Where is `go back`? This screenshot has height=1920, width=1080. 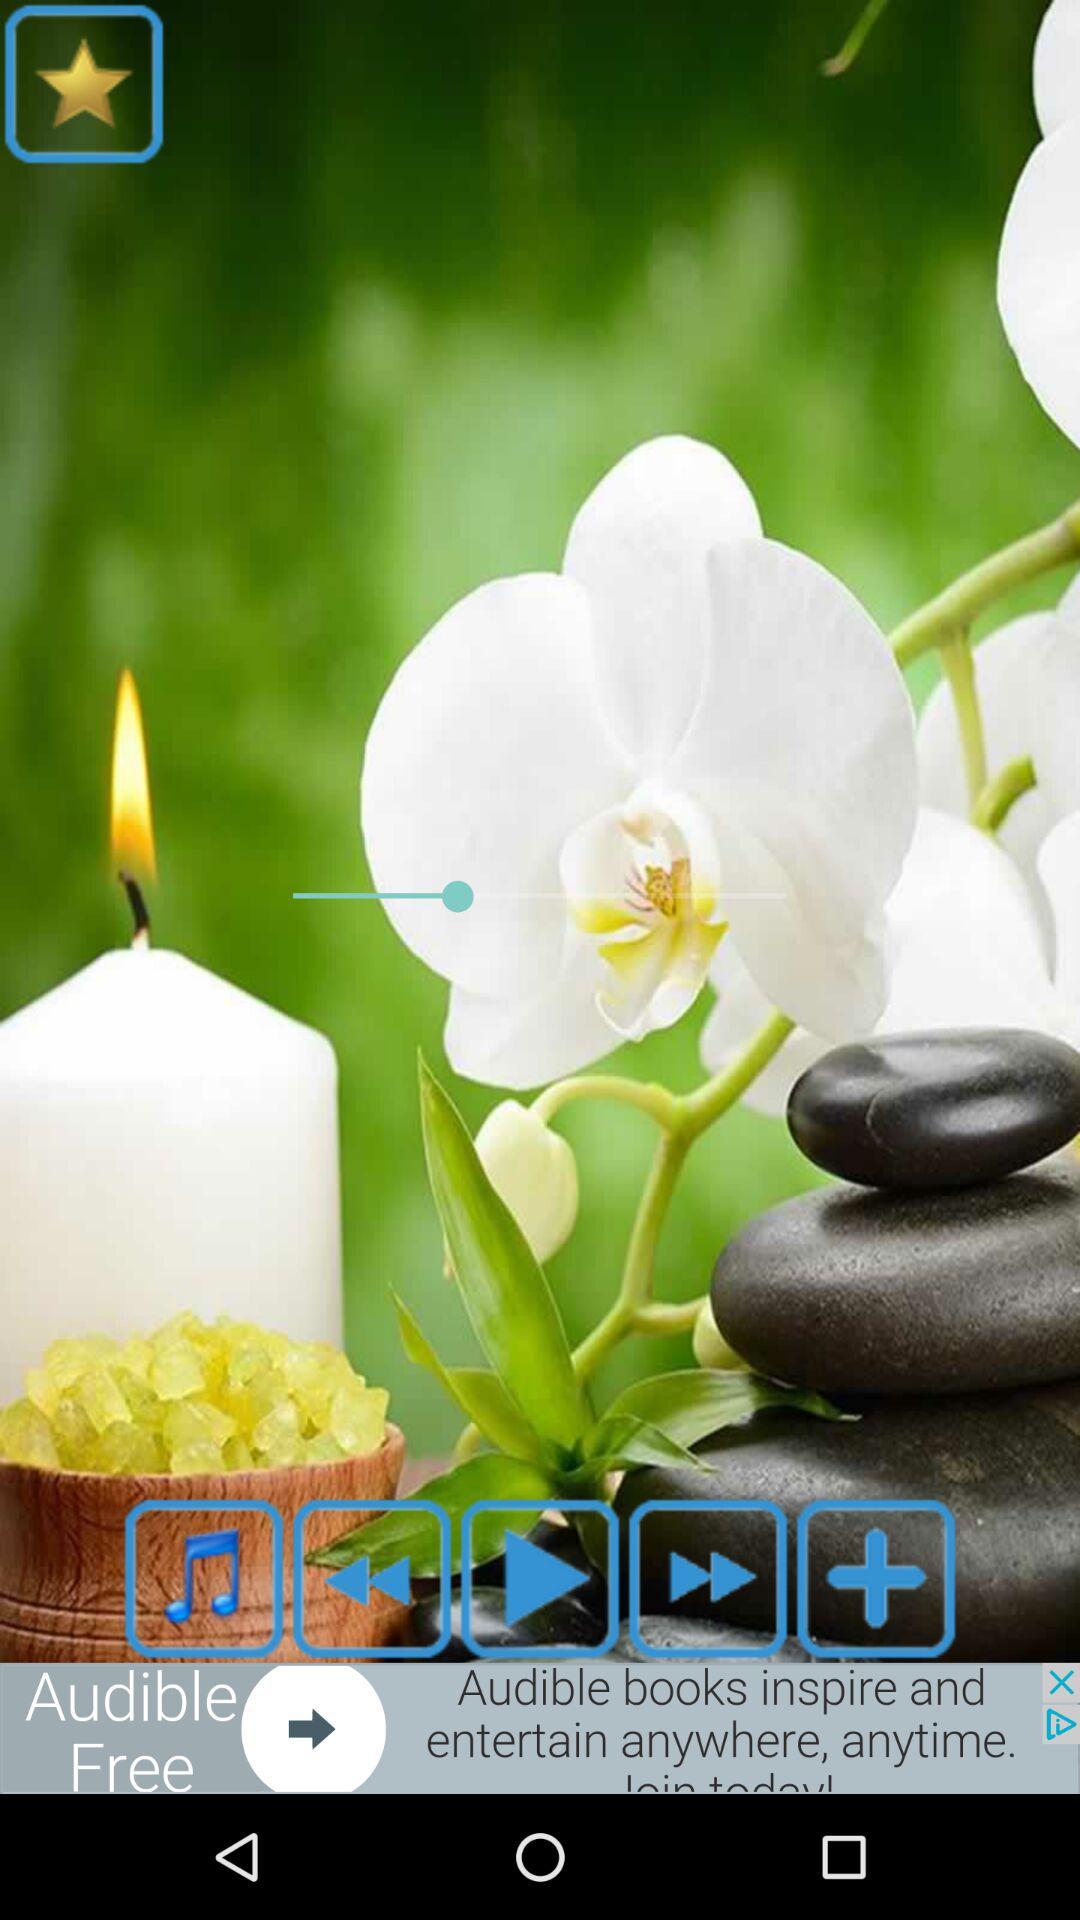
go back is located at coordinates (371, 1577).